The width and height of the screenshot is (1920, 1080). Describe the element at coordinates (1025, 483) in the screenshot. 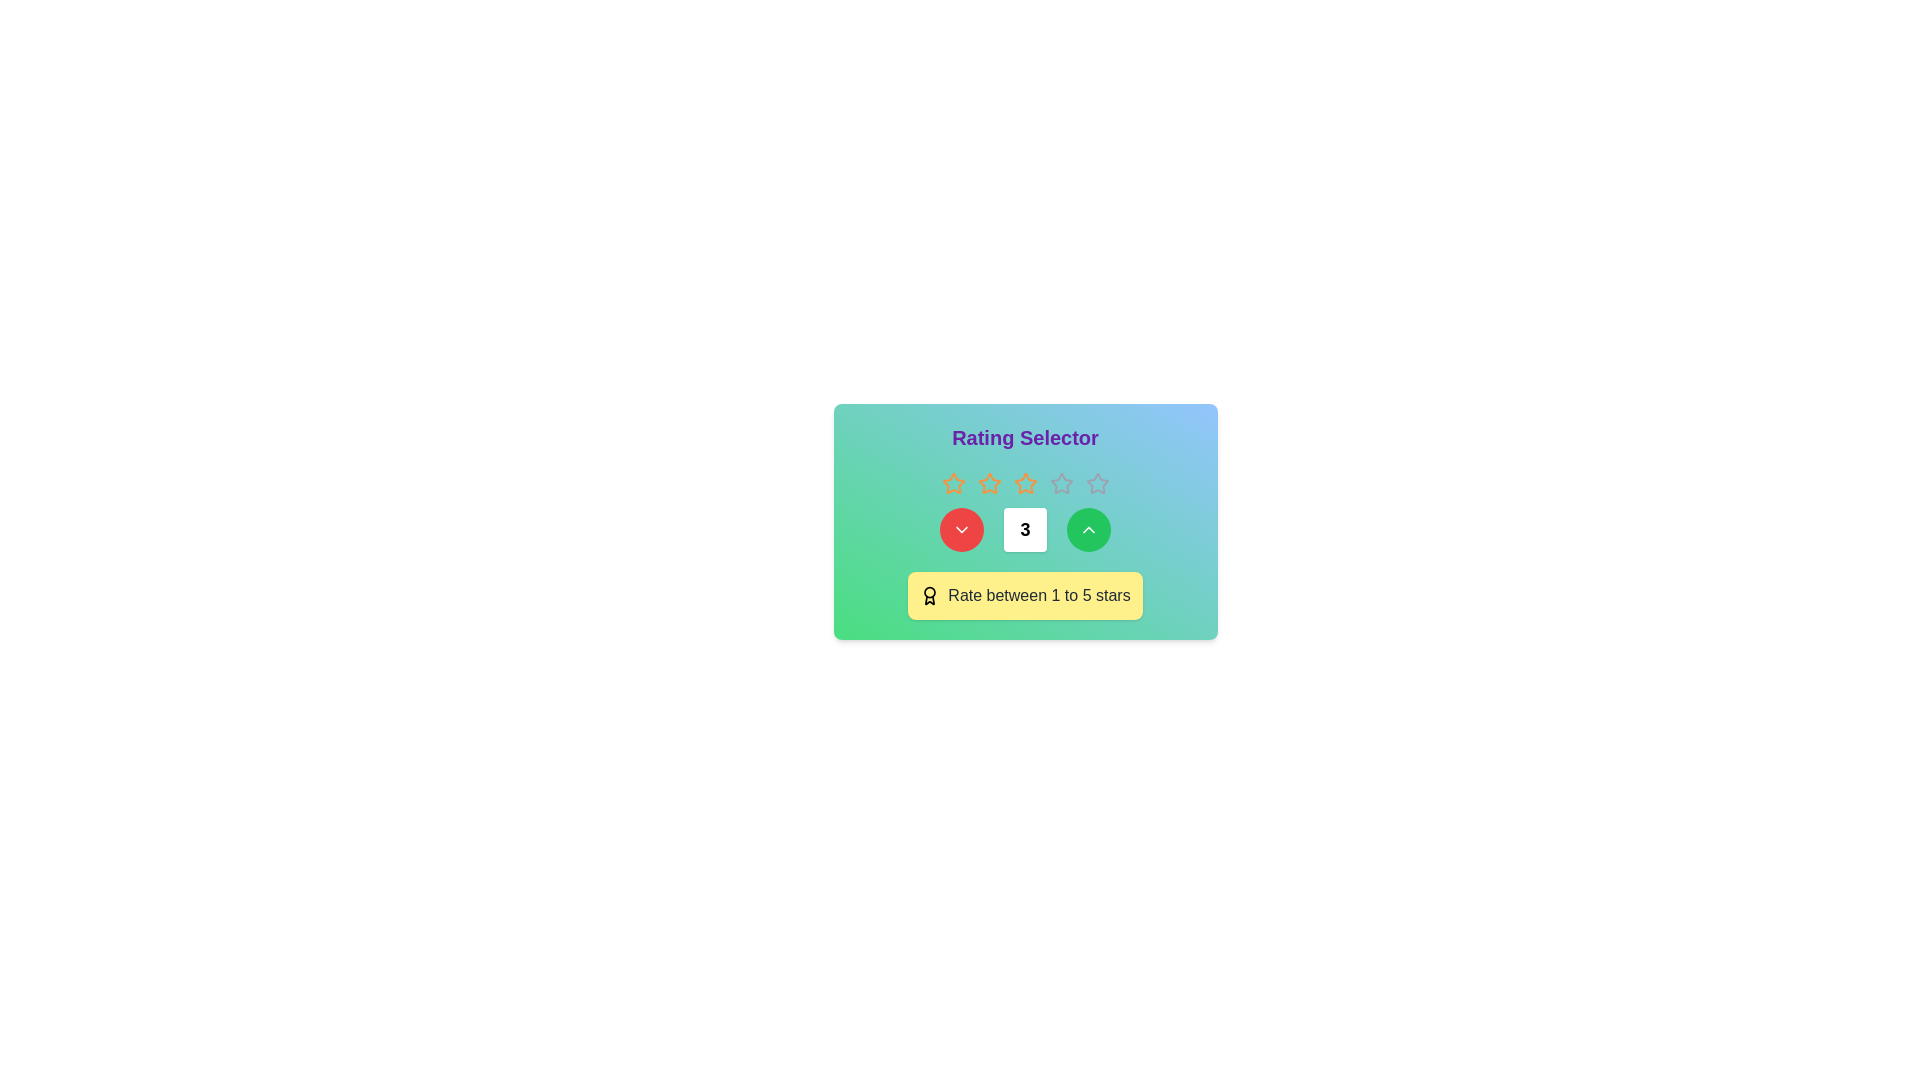

I see `the third star icon in a row of five star icons` at that location.